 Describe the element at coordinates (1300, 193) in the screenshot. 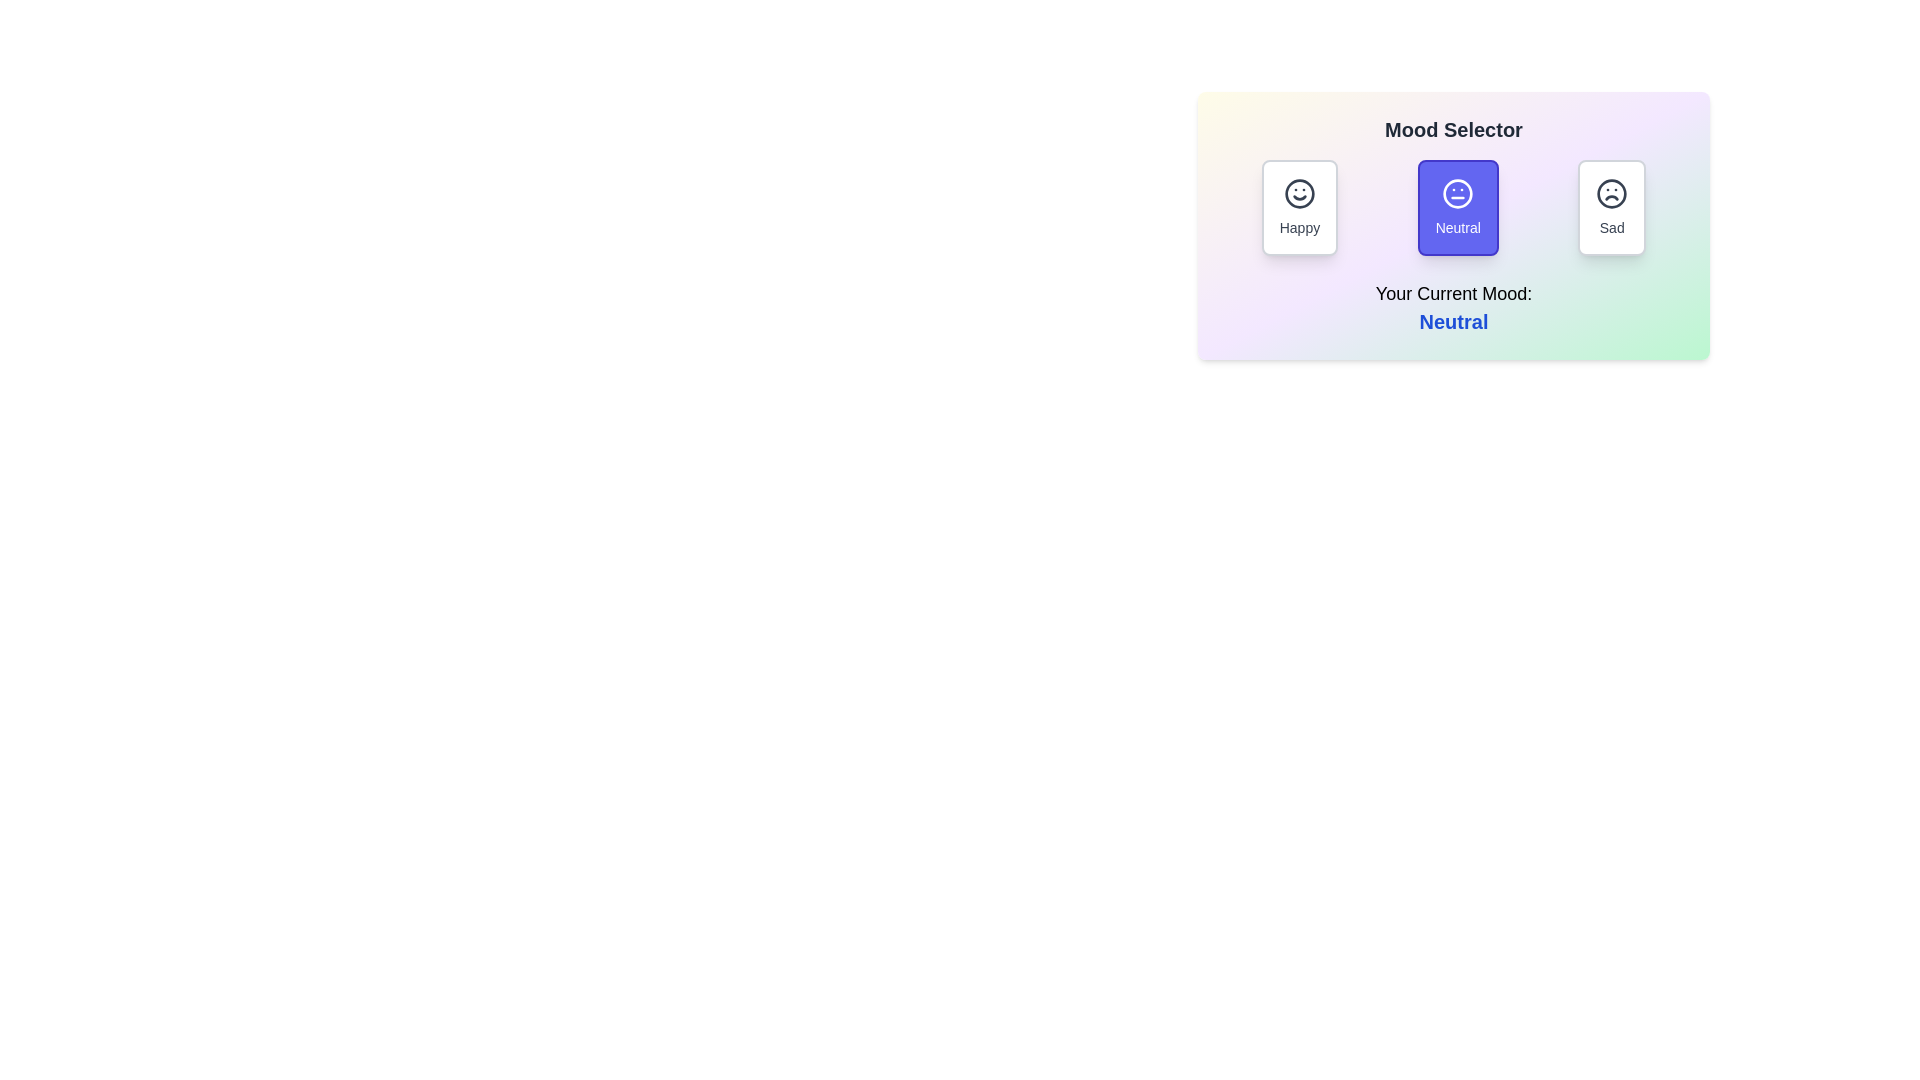

I see `the SVG Circle element that serves as the outer boundary of the 'happy' face icon, which is styled with a stroke color and has no fill` at that location.